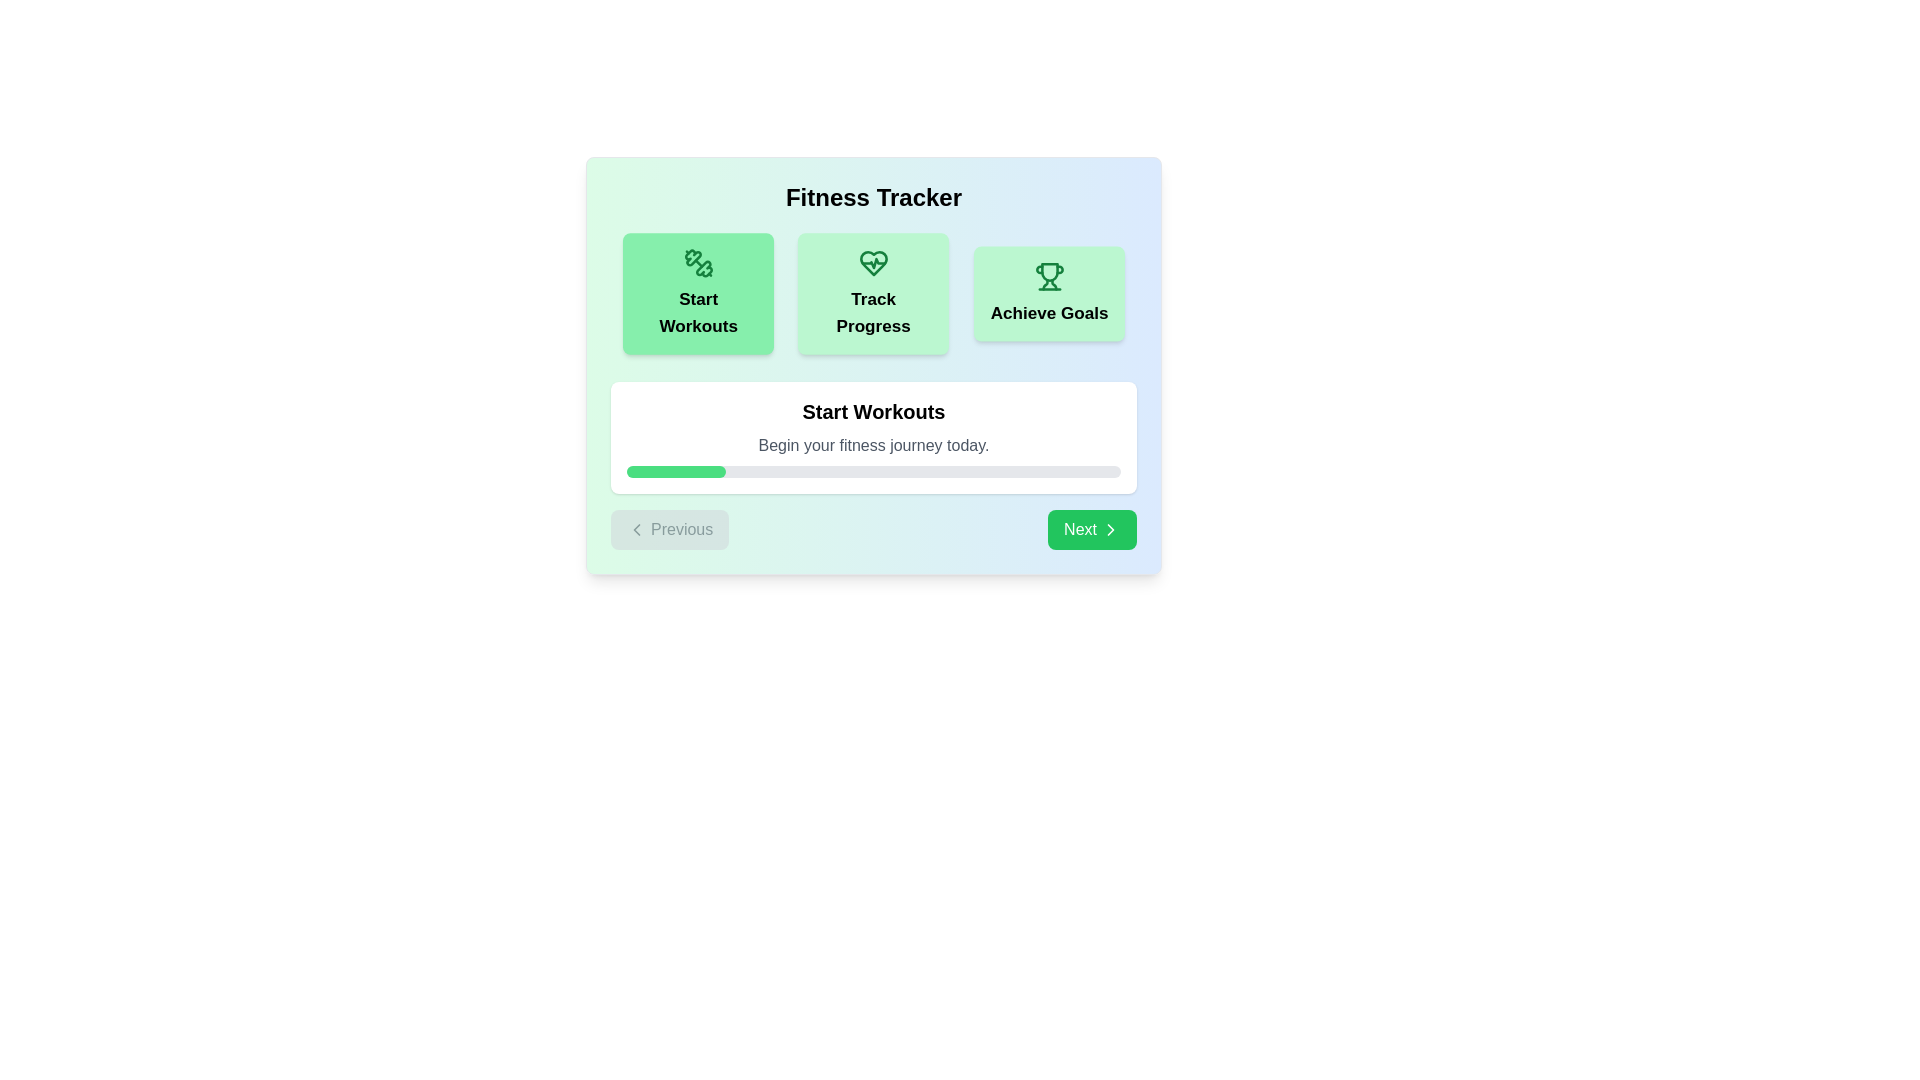 The height and width of the screenshot is (1080, 1920). I want to click on the green trophy SVG icon located above the 'Achieve Goals' text, which is the central component of the third button group from the left in the primary button row, so click(1048, 272).